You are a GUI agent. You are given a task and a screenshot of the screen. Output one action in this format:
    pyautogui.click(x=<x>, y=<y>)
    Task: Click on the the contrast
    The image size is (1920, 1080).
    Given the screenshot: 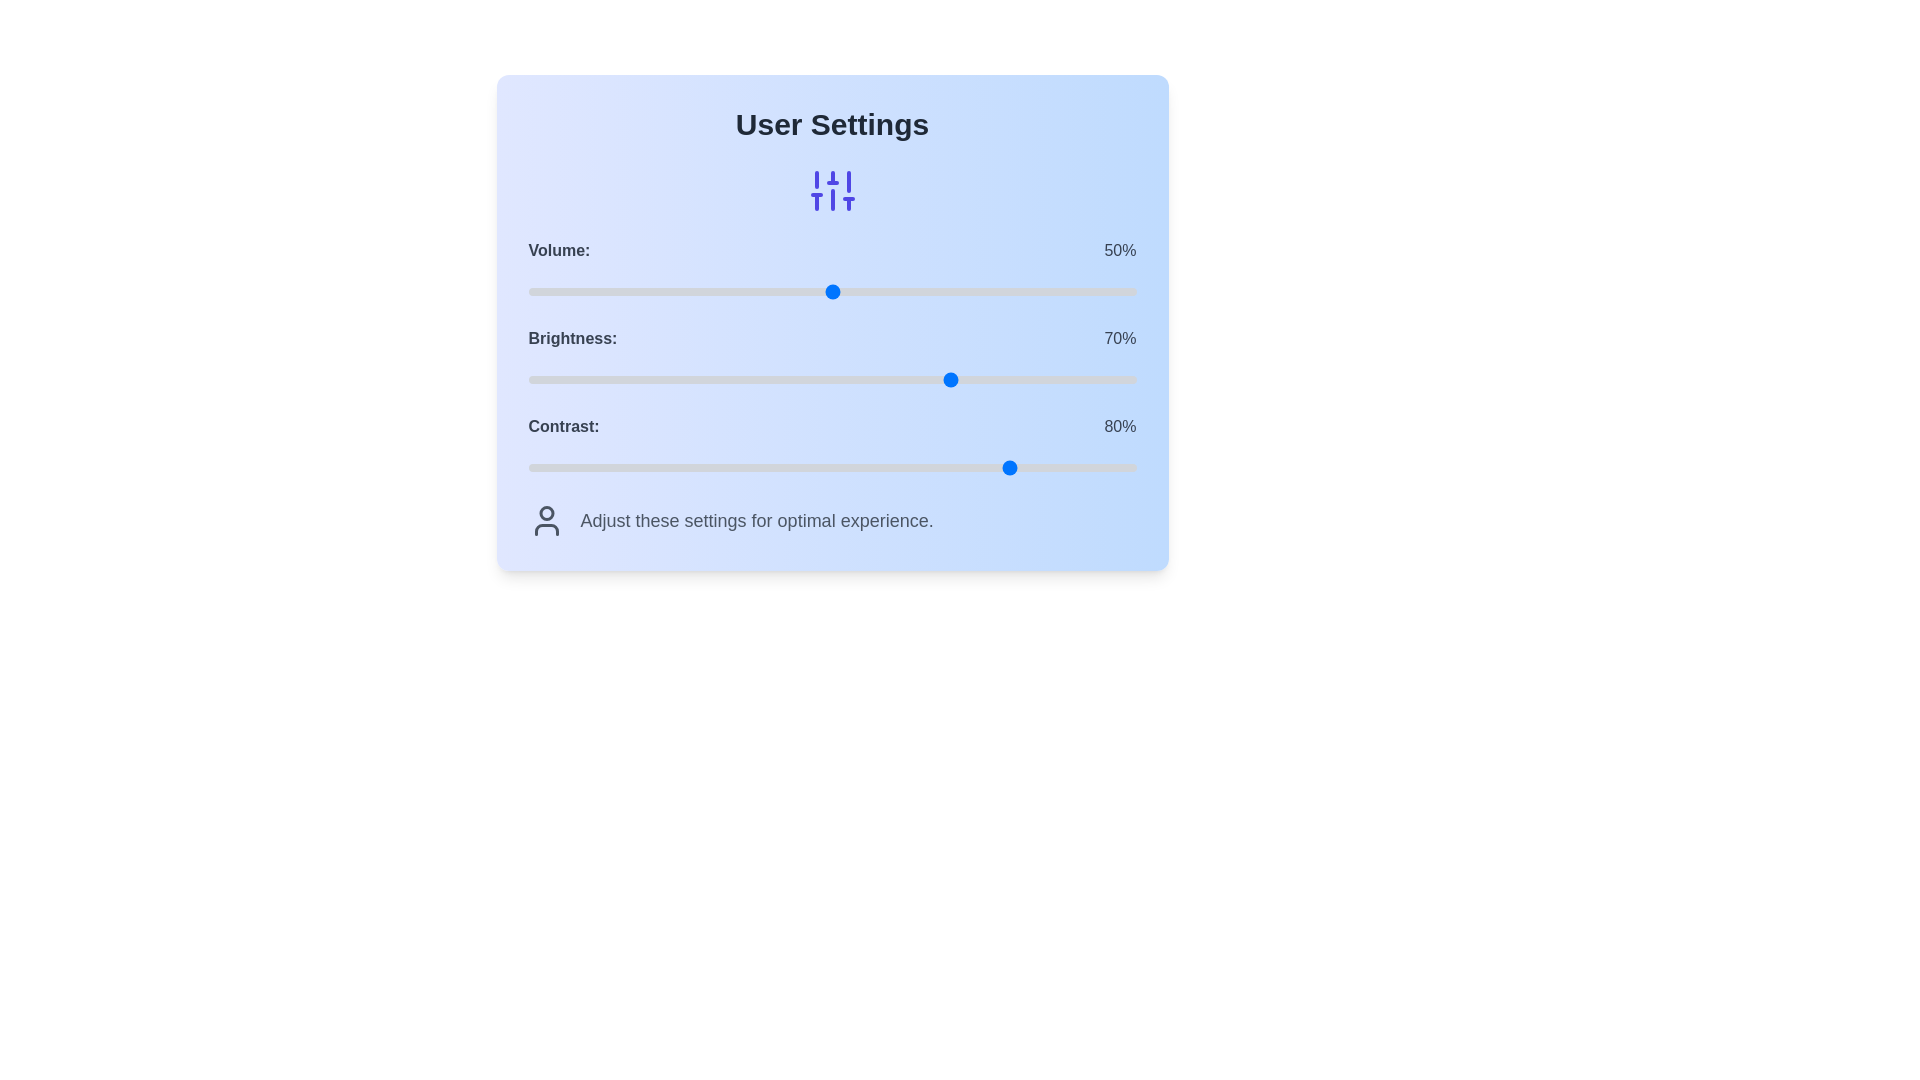 What is the action you would take?
    pyautogui.click(x=1027, y=467)
    